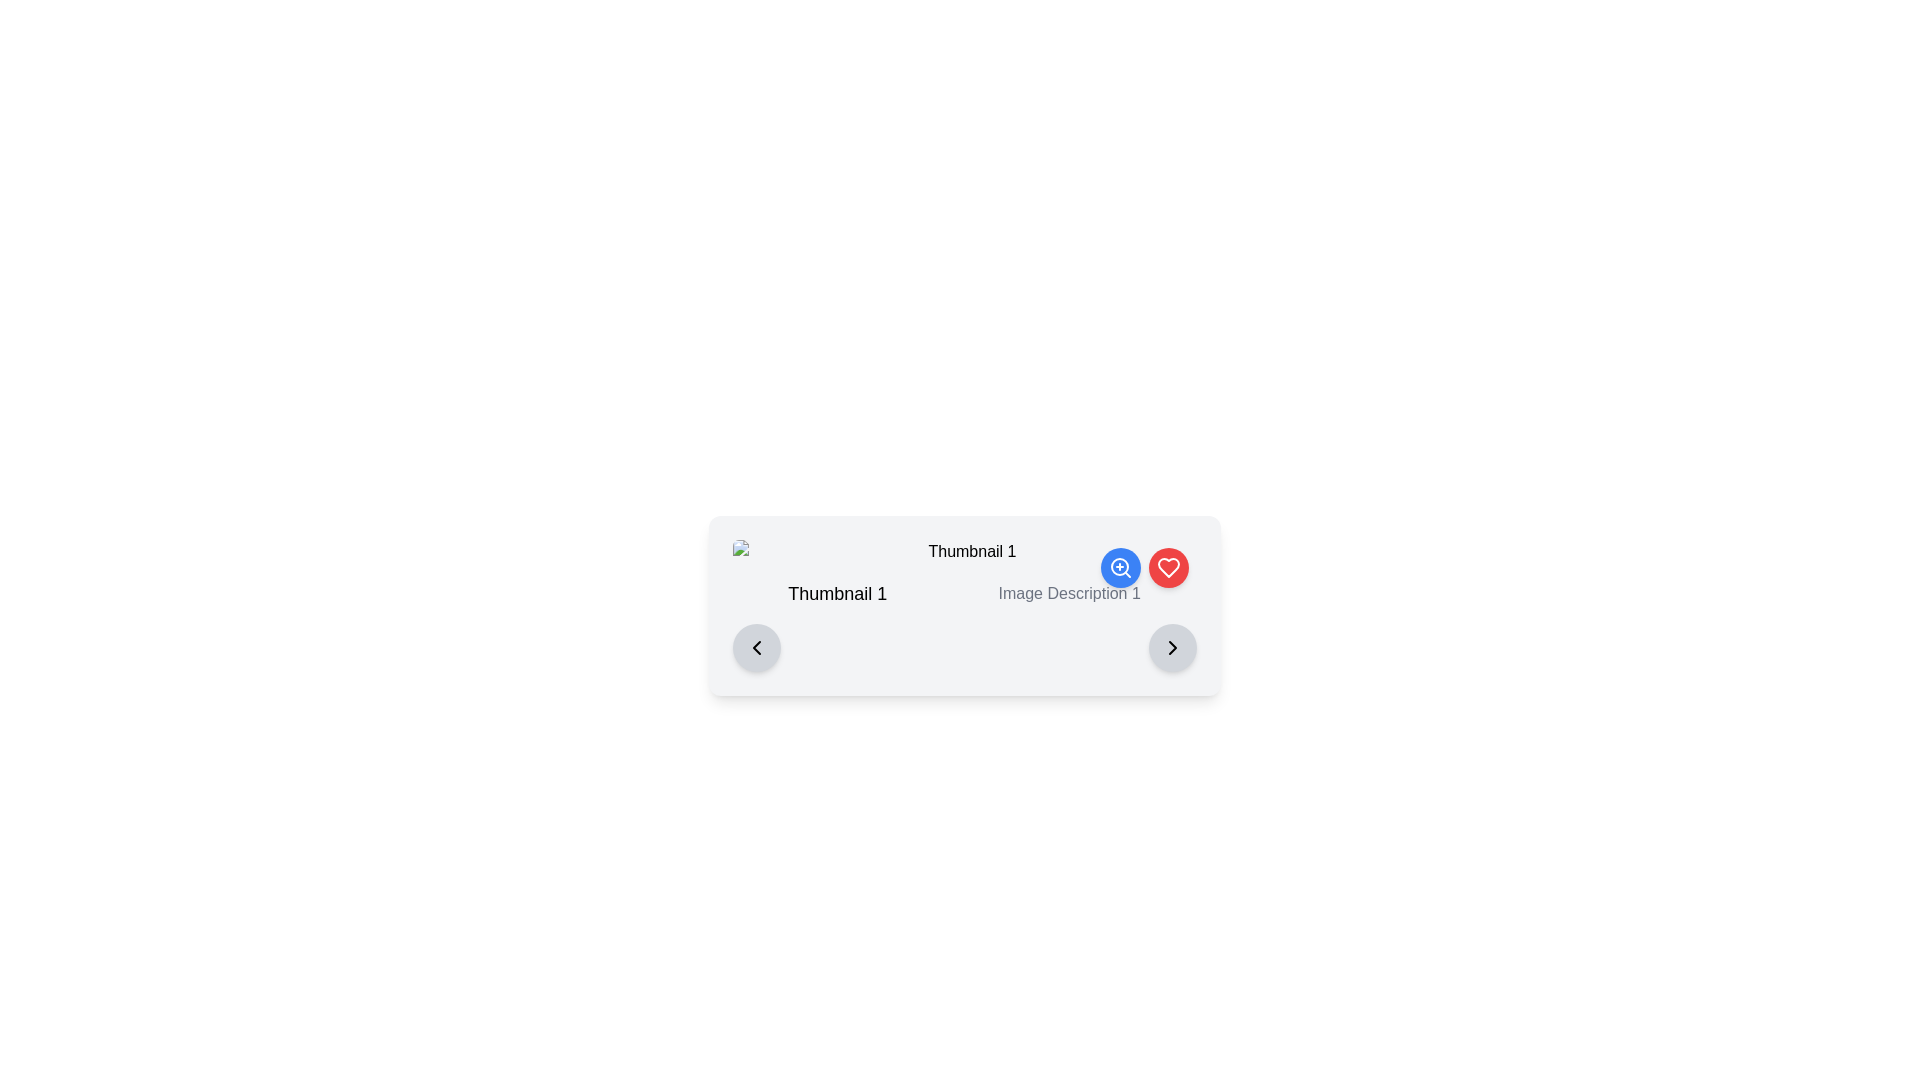 This screenshot has height=1080, width=1920. Describe the element at coordinates (1120, 567) in the screenshot. I see `the zoom-in button located at the top-right corner of the card-like component, which is the leftmost button next to the red heart-shaped button` at that location.